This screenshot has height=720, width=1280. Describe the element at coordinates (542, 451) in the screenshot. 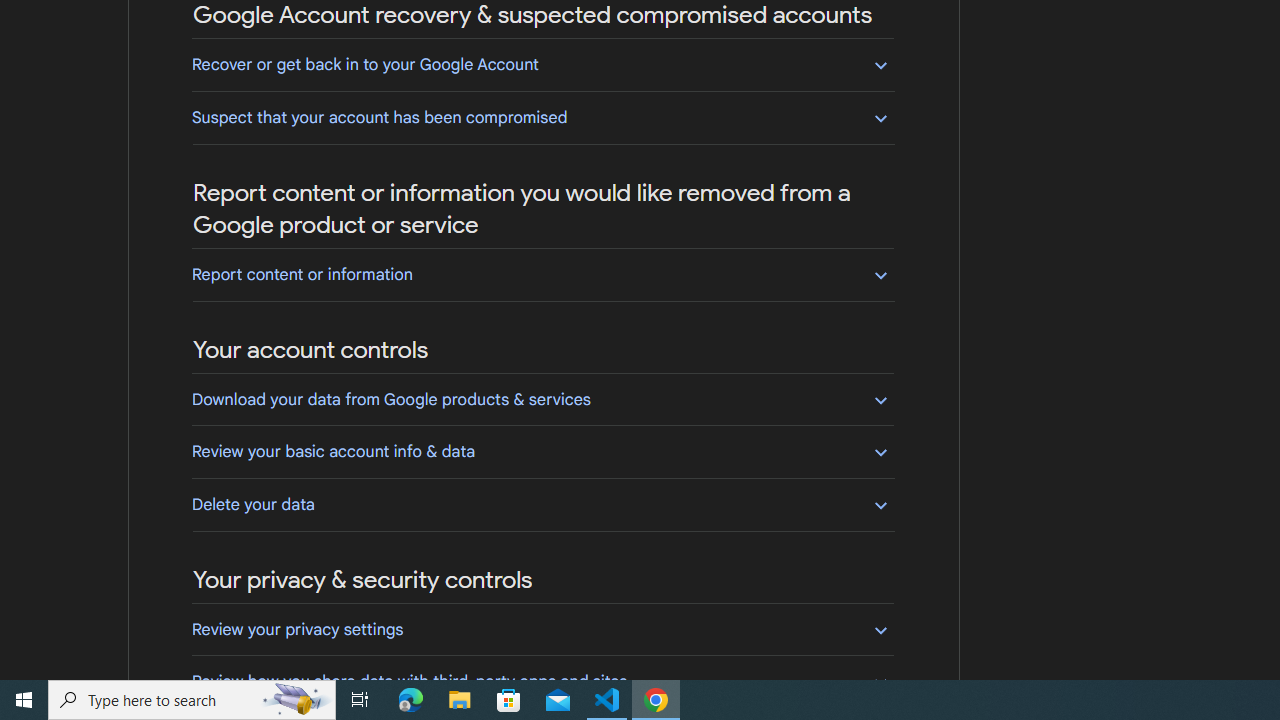

I see `'Review your basic account info & data'` at that location.